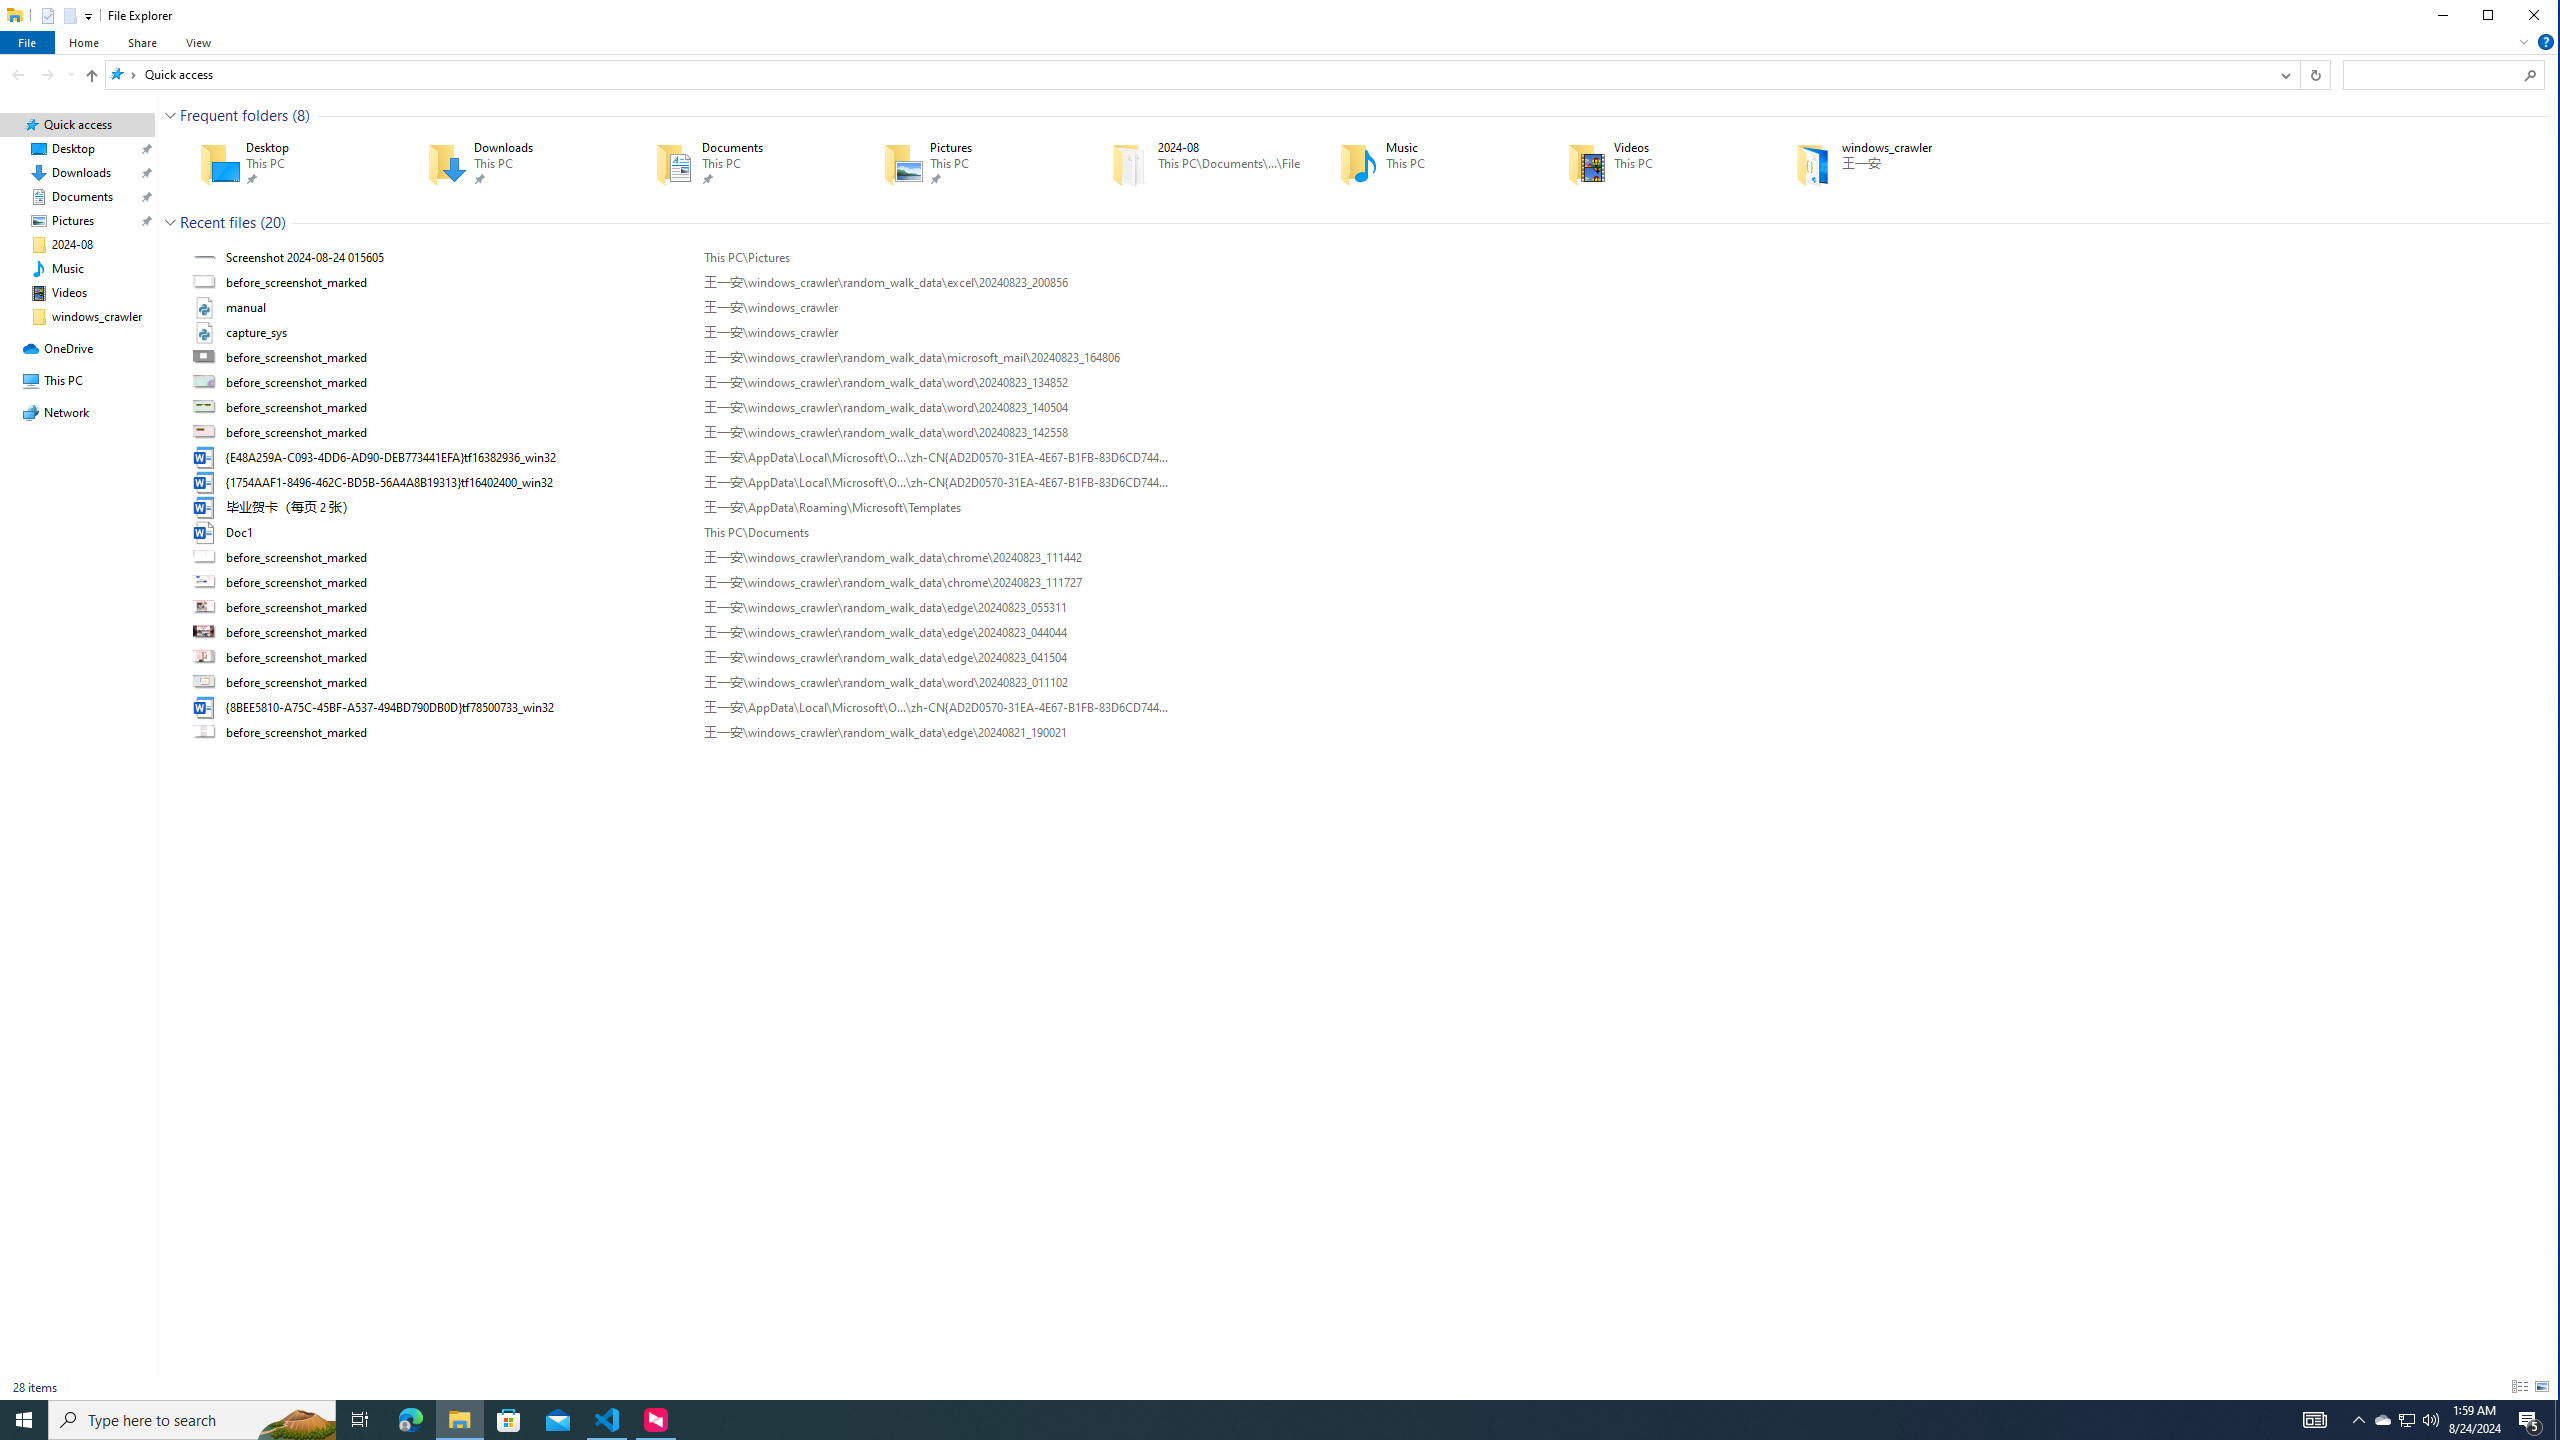  I want to click on 'All locations', so click(122, 73).